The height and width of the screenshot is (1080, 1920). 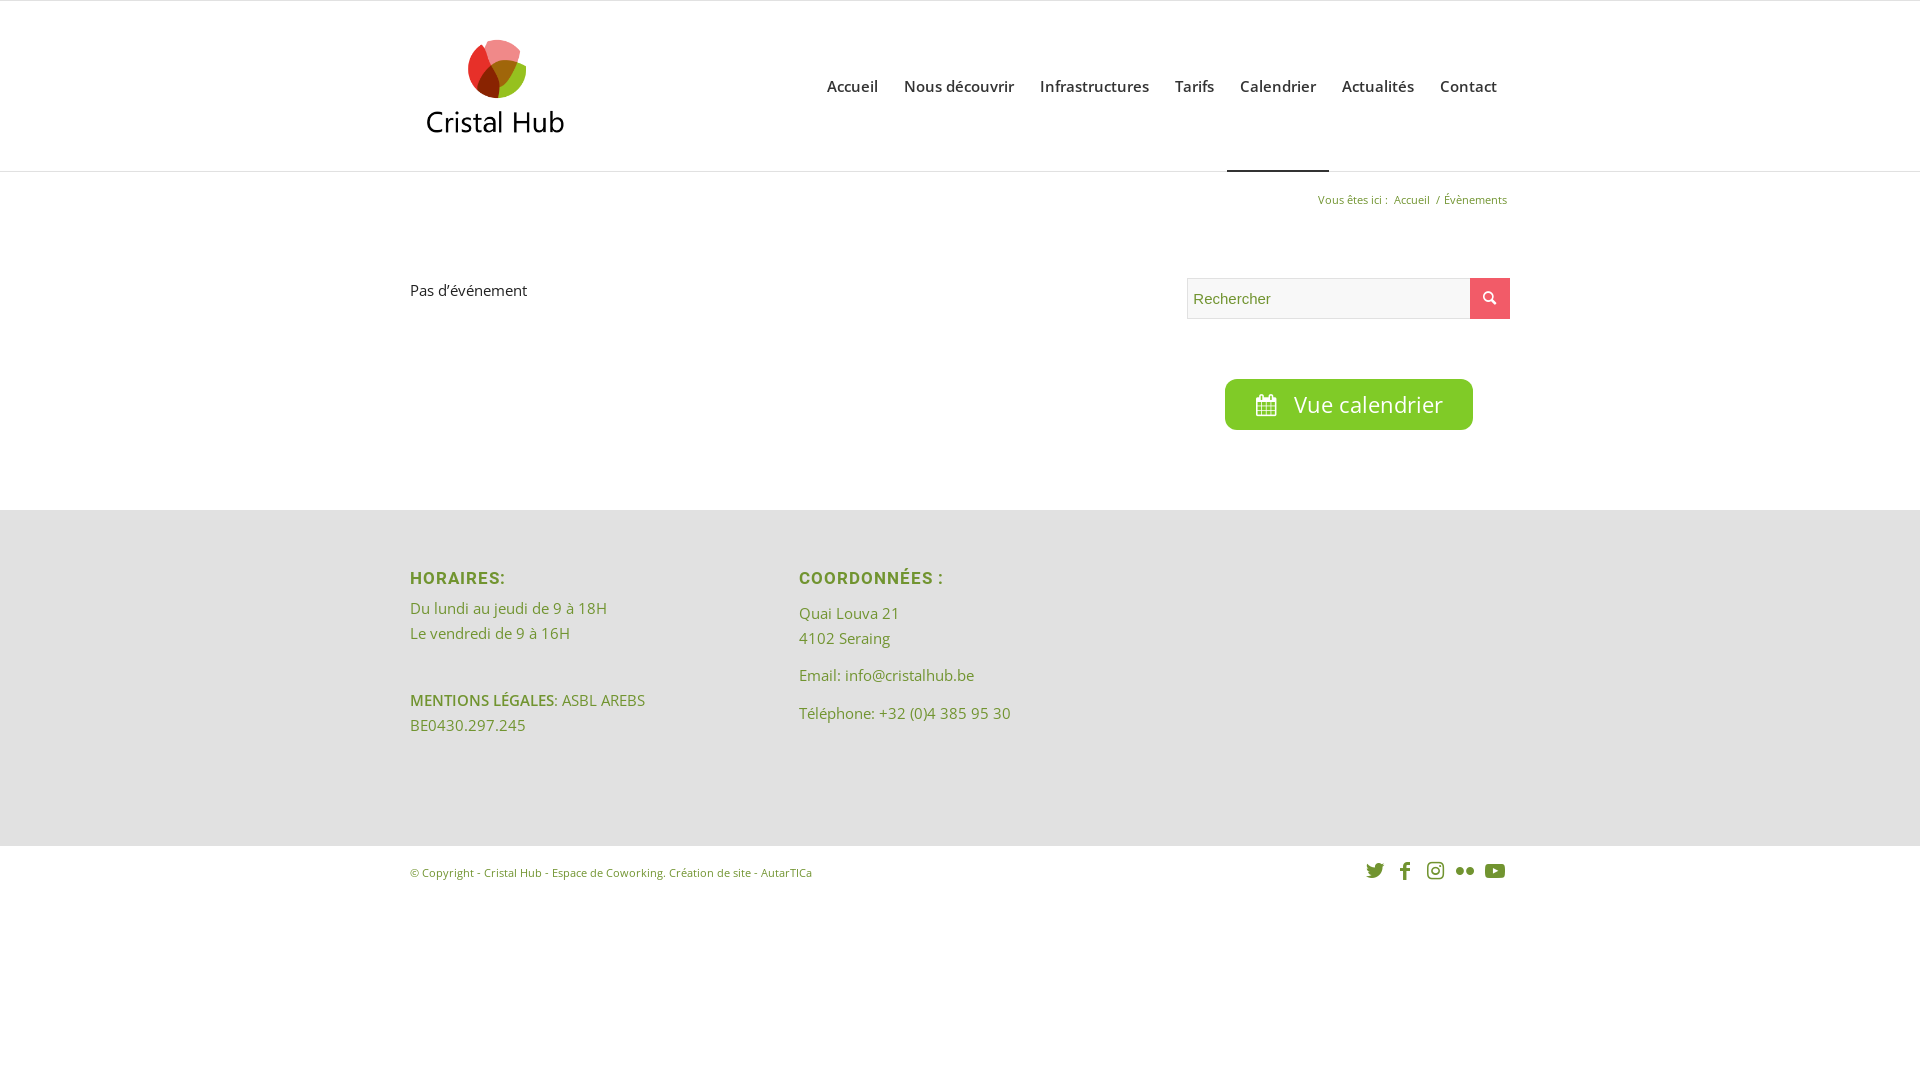 I want to click on 'Vue calendrier', so click(x=1348, y=404).